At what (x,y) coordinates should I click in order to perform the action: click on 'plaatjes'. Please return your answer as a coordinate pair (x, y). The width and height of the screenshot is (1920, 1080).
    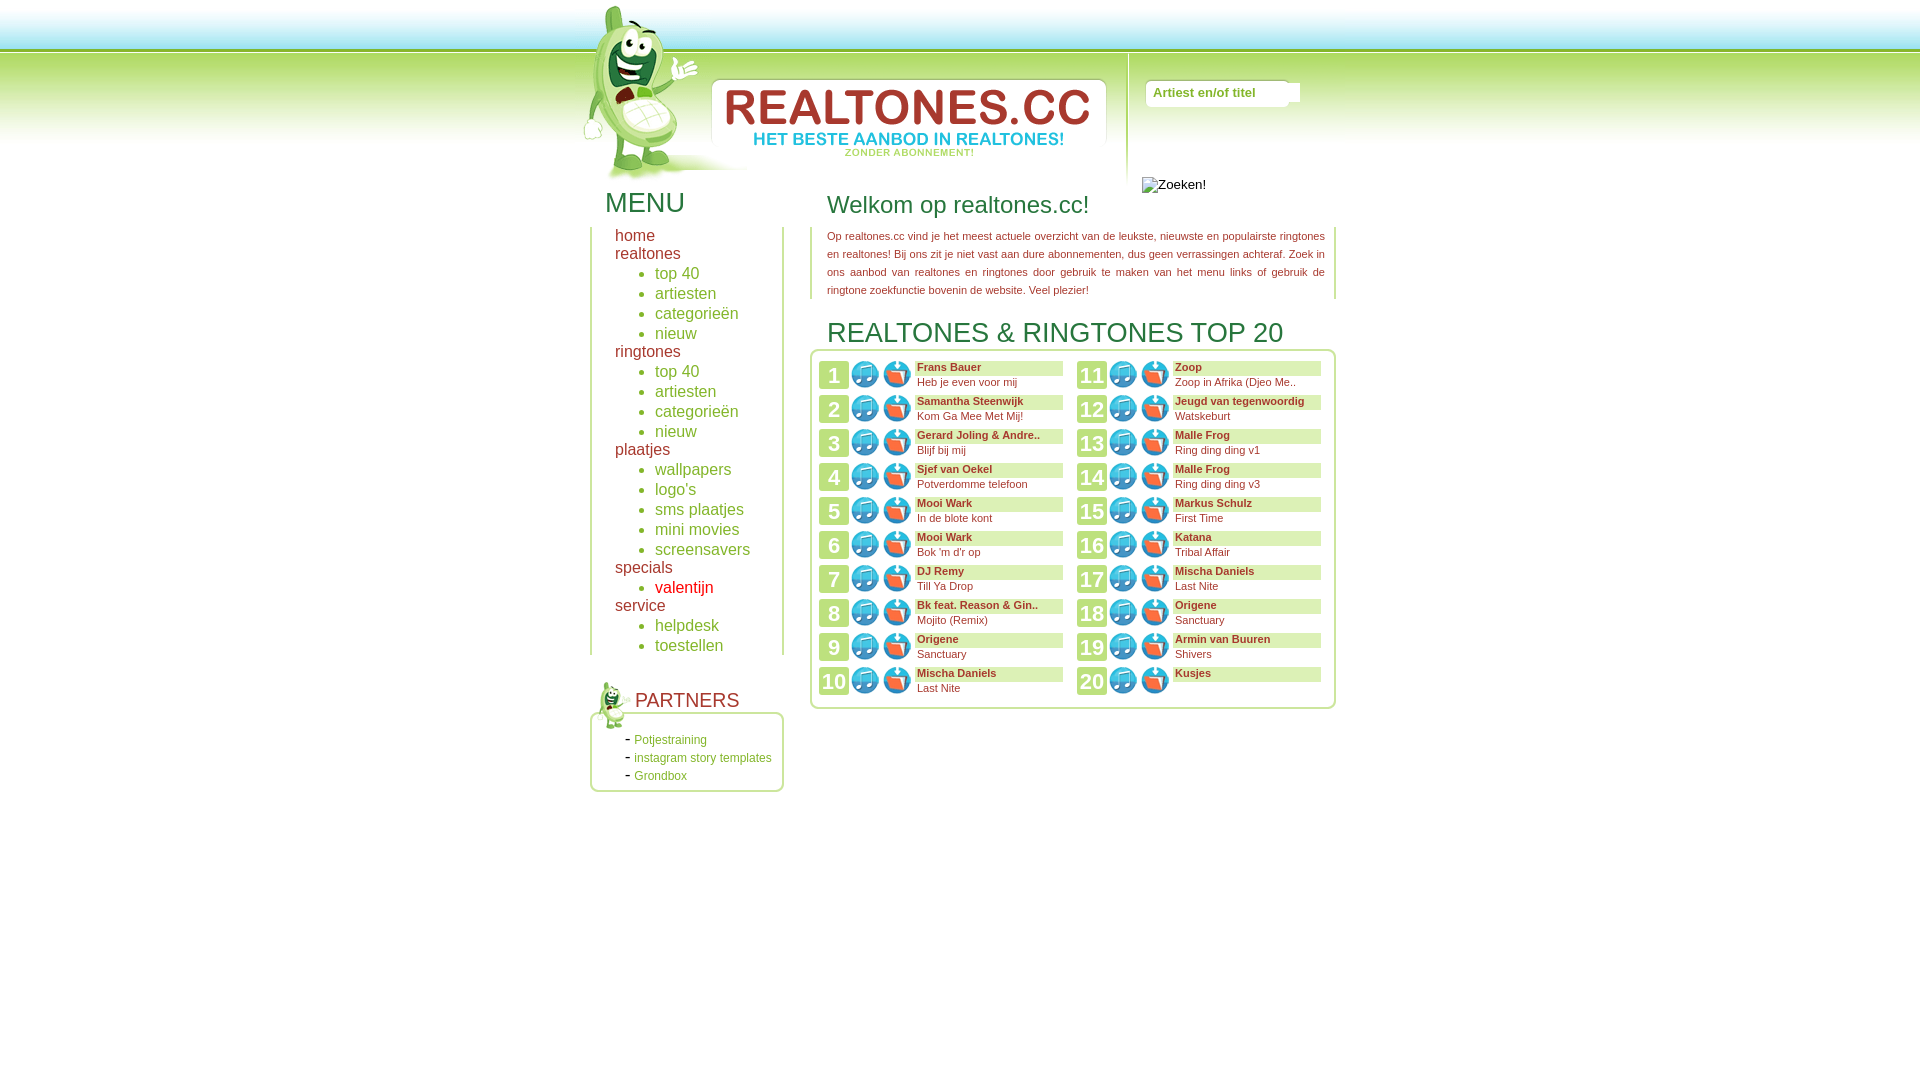
    Looking at the image, I should click on (642, 448).